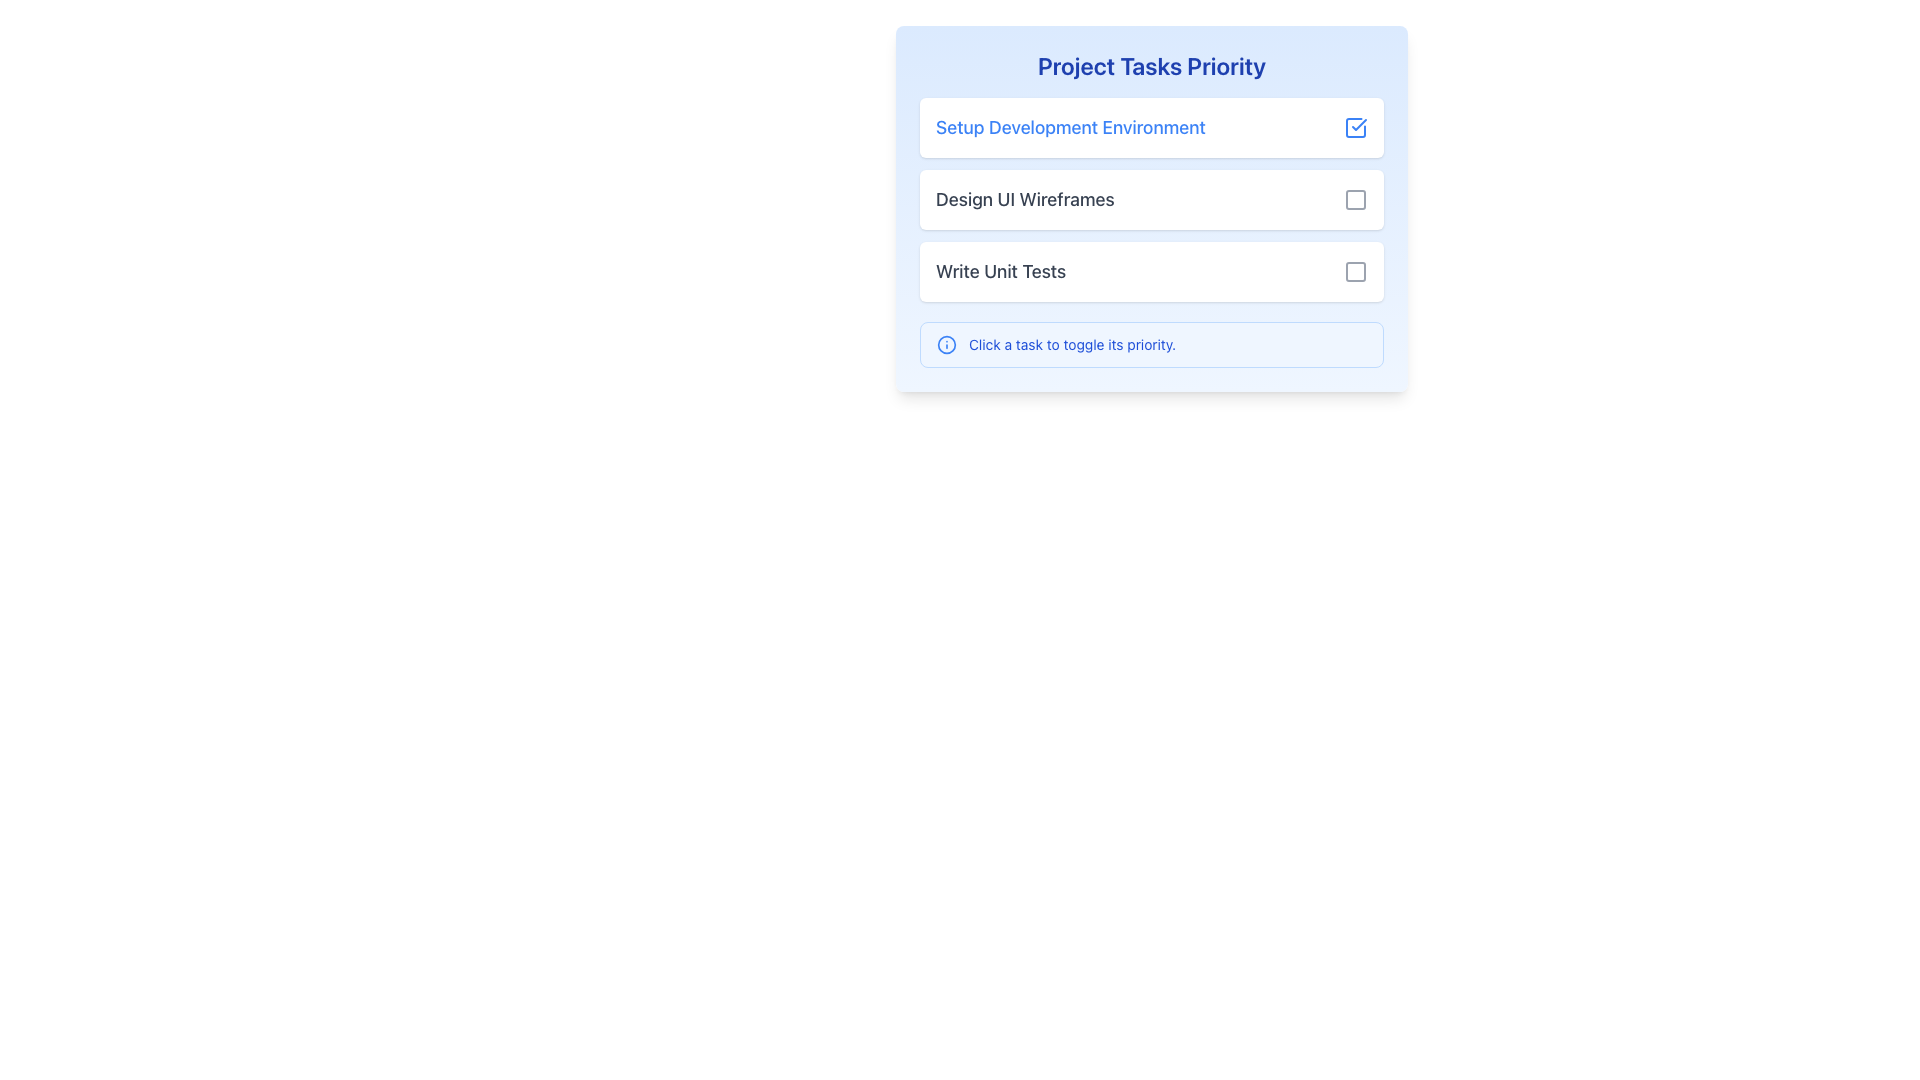  I want to click on the header text element located at the top of the light blue card UI component, which provides context for the tasks listed below, so click(1152, 64).